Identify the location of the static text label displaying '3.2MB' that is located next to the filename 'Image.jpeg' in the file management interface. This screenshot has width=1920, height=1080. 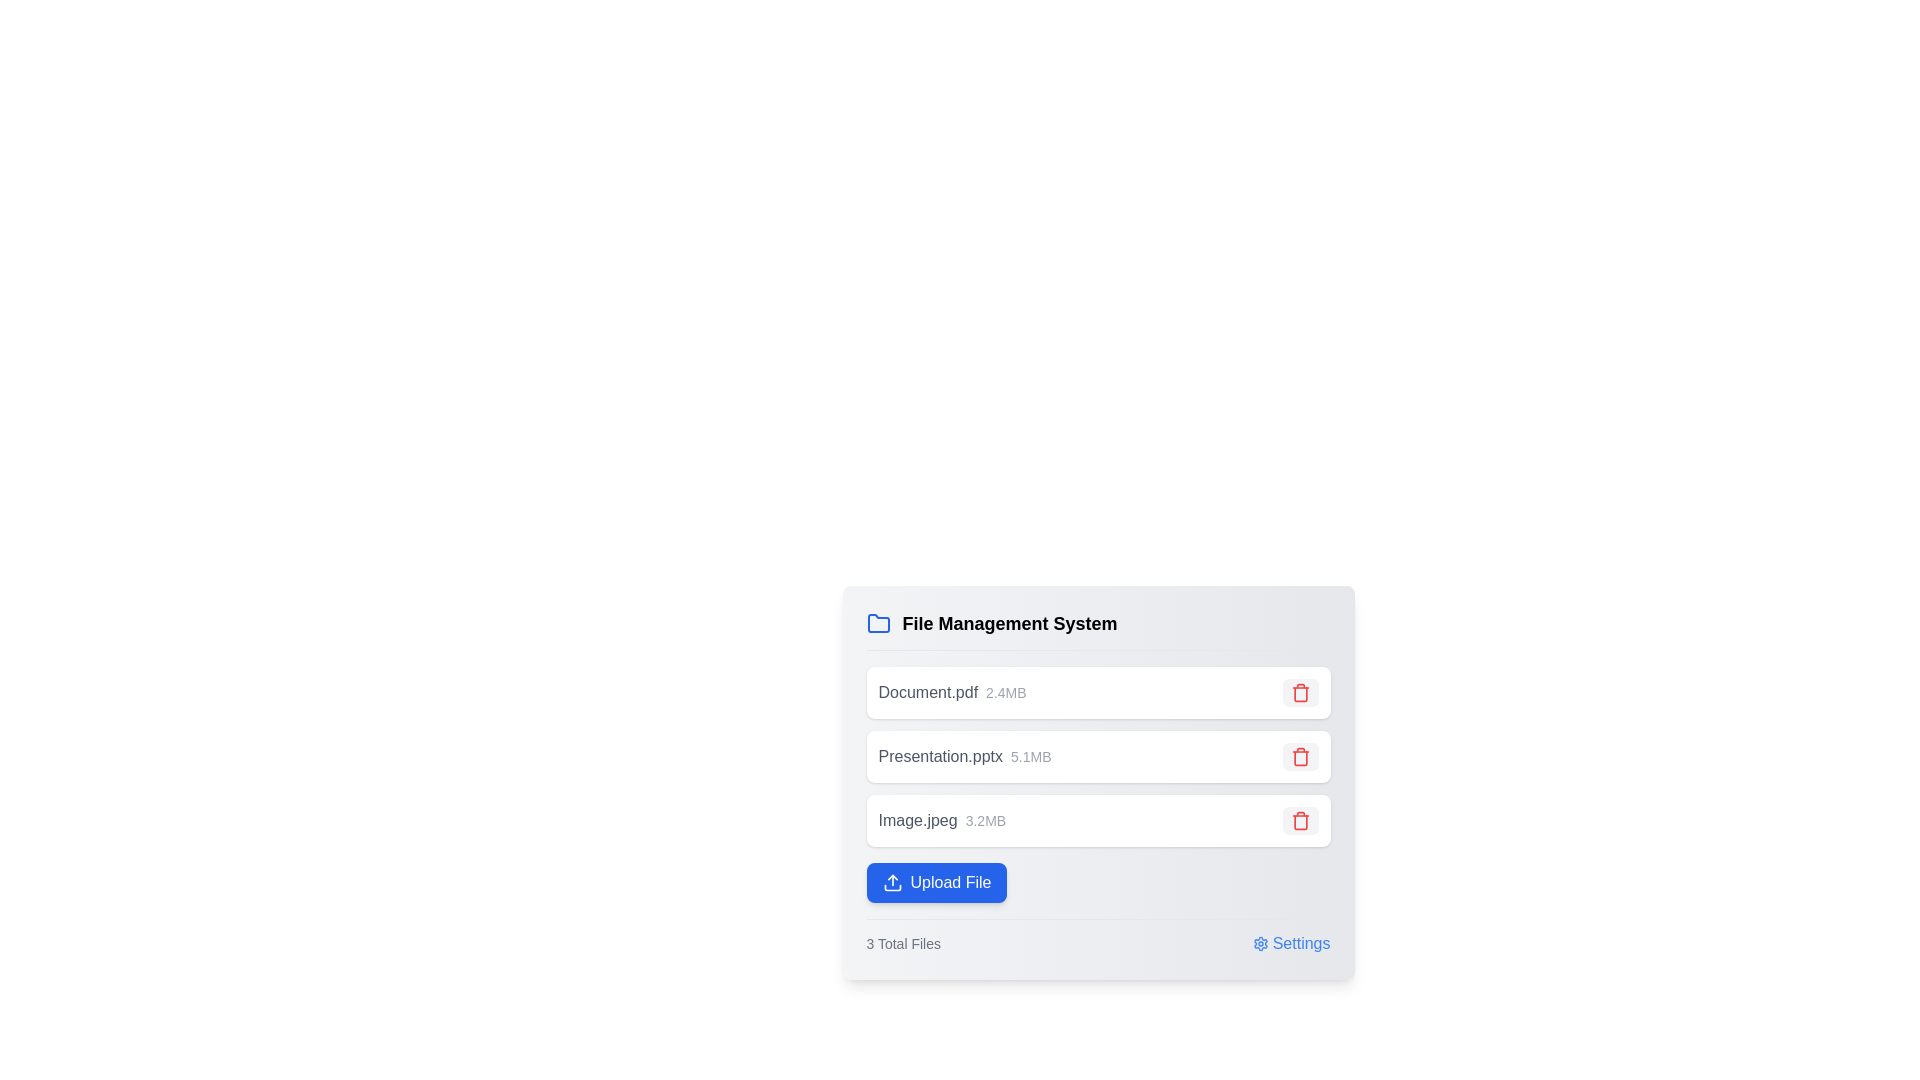
(985, 821).